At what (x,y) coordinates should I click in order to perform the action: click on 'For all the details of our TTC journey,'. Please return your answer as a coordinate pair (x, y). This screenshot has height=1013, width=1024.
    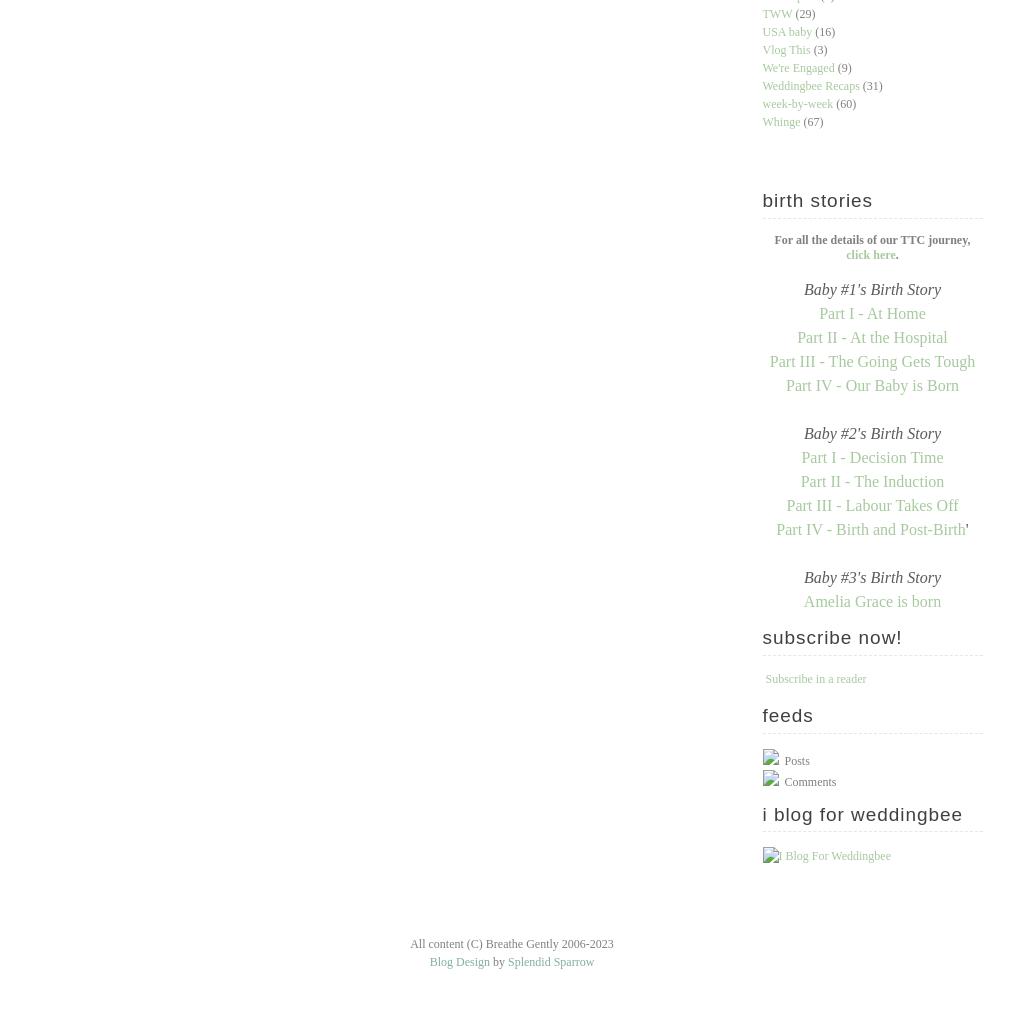
    Looking at the image, I should click on (872, 238).